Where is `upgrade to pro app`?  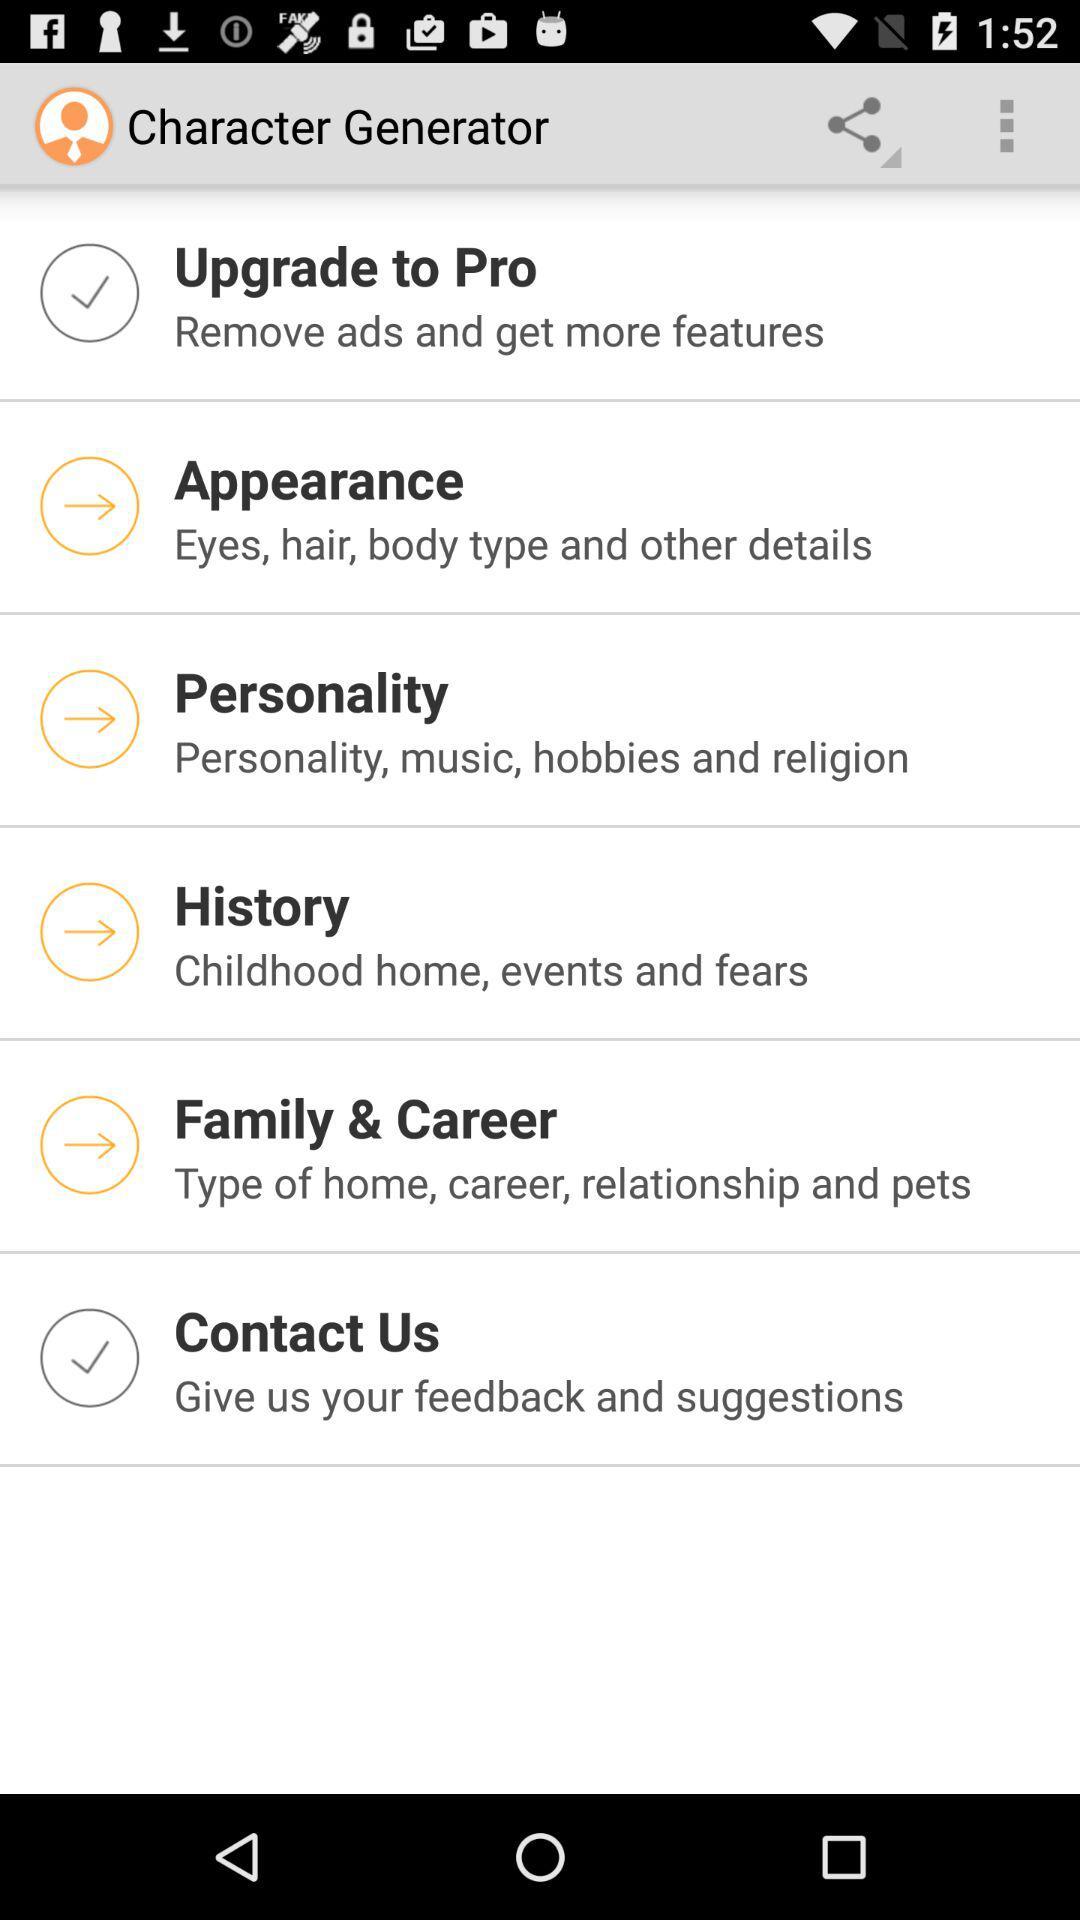
upgrade to pro app is located at coordinates (613, 264).